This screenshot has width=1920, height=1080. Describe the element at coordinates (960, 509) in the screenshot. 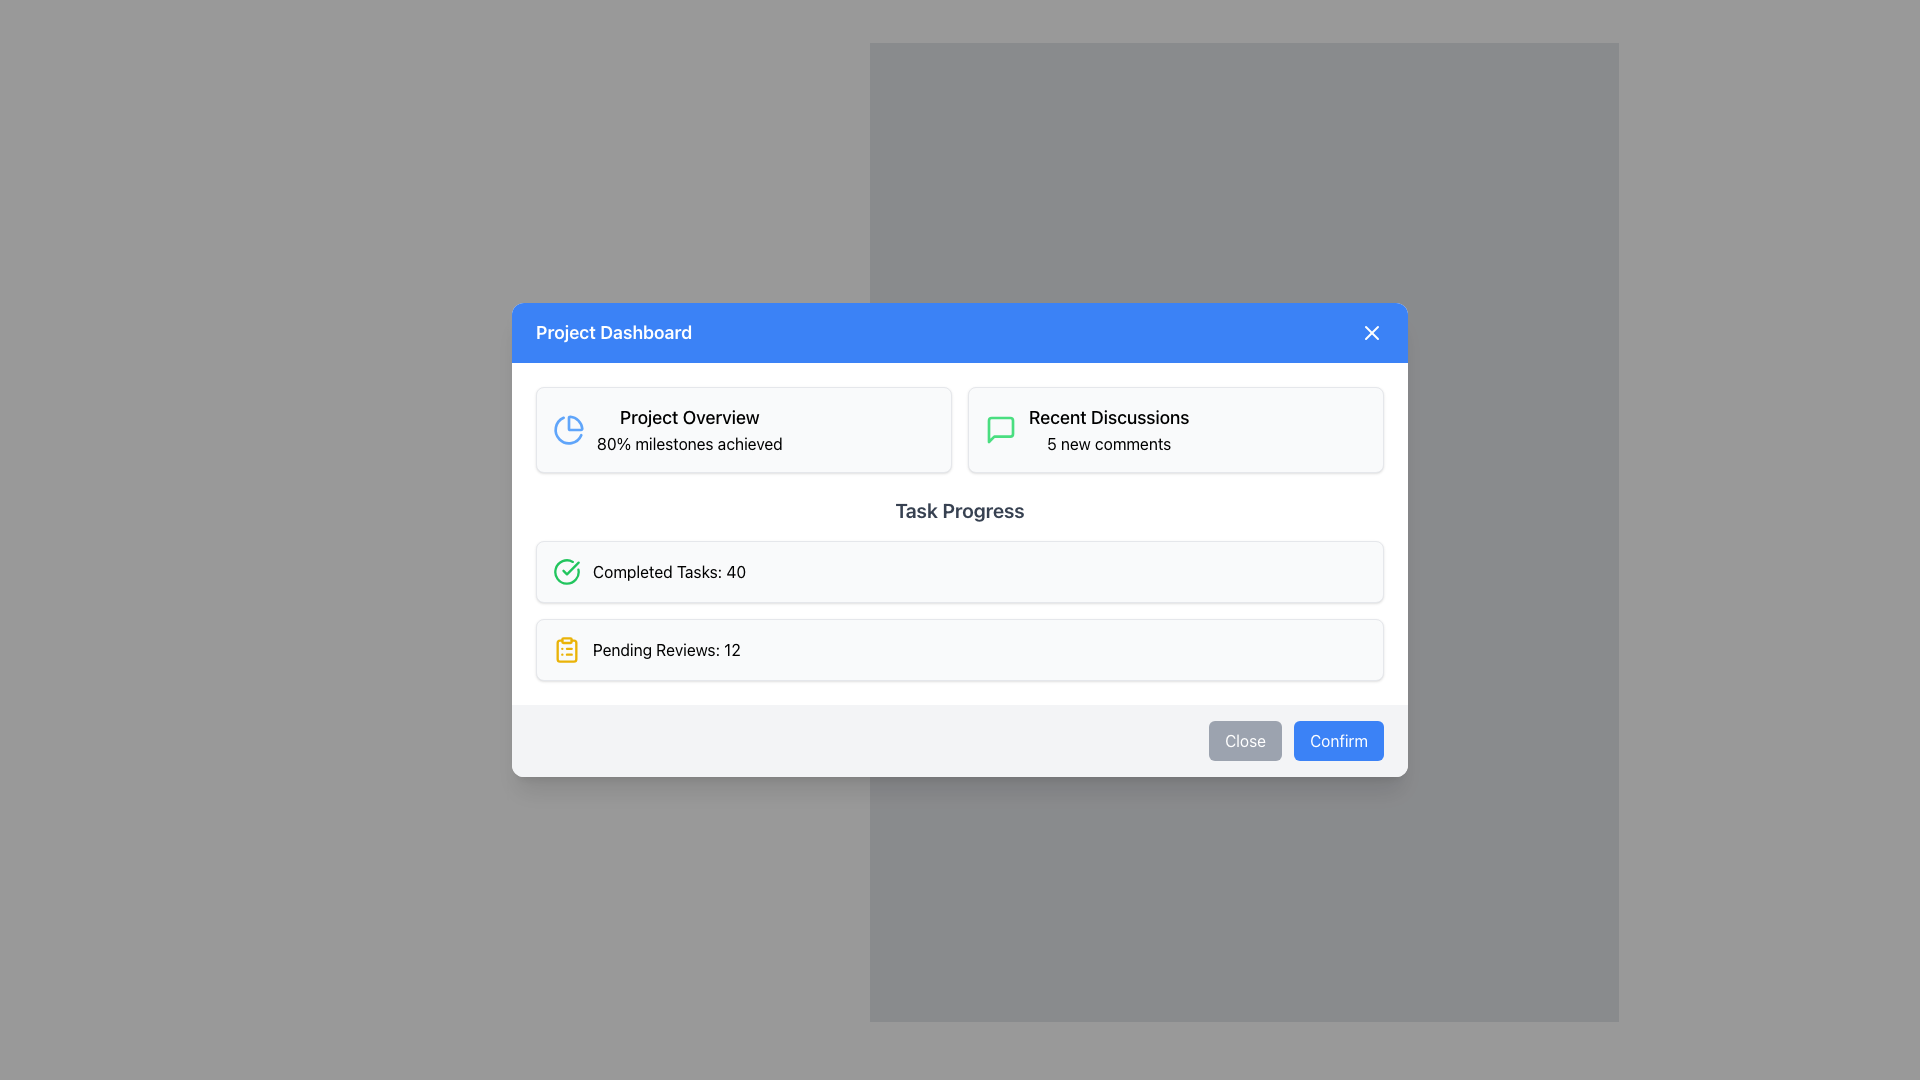

I see `the 'Task Progress' text label, which is prominently displayed in bold, dark gray, and large-sized font, located below the 'Project Dashboard' header` at that location.